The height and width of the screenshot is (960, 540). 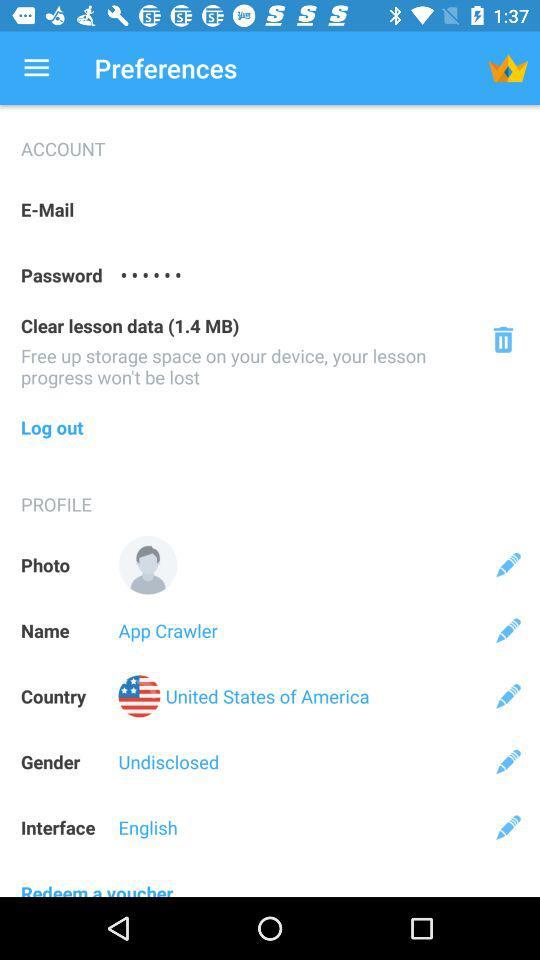 I want to click on edit interface, so click(x=508, y=827).